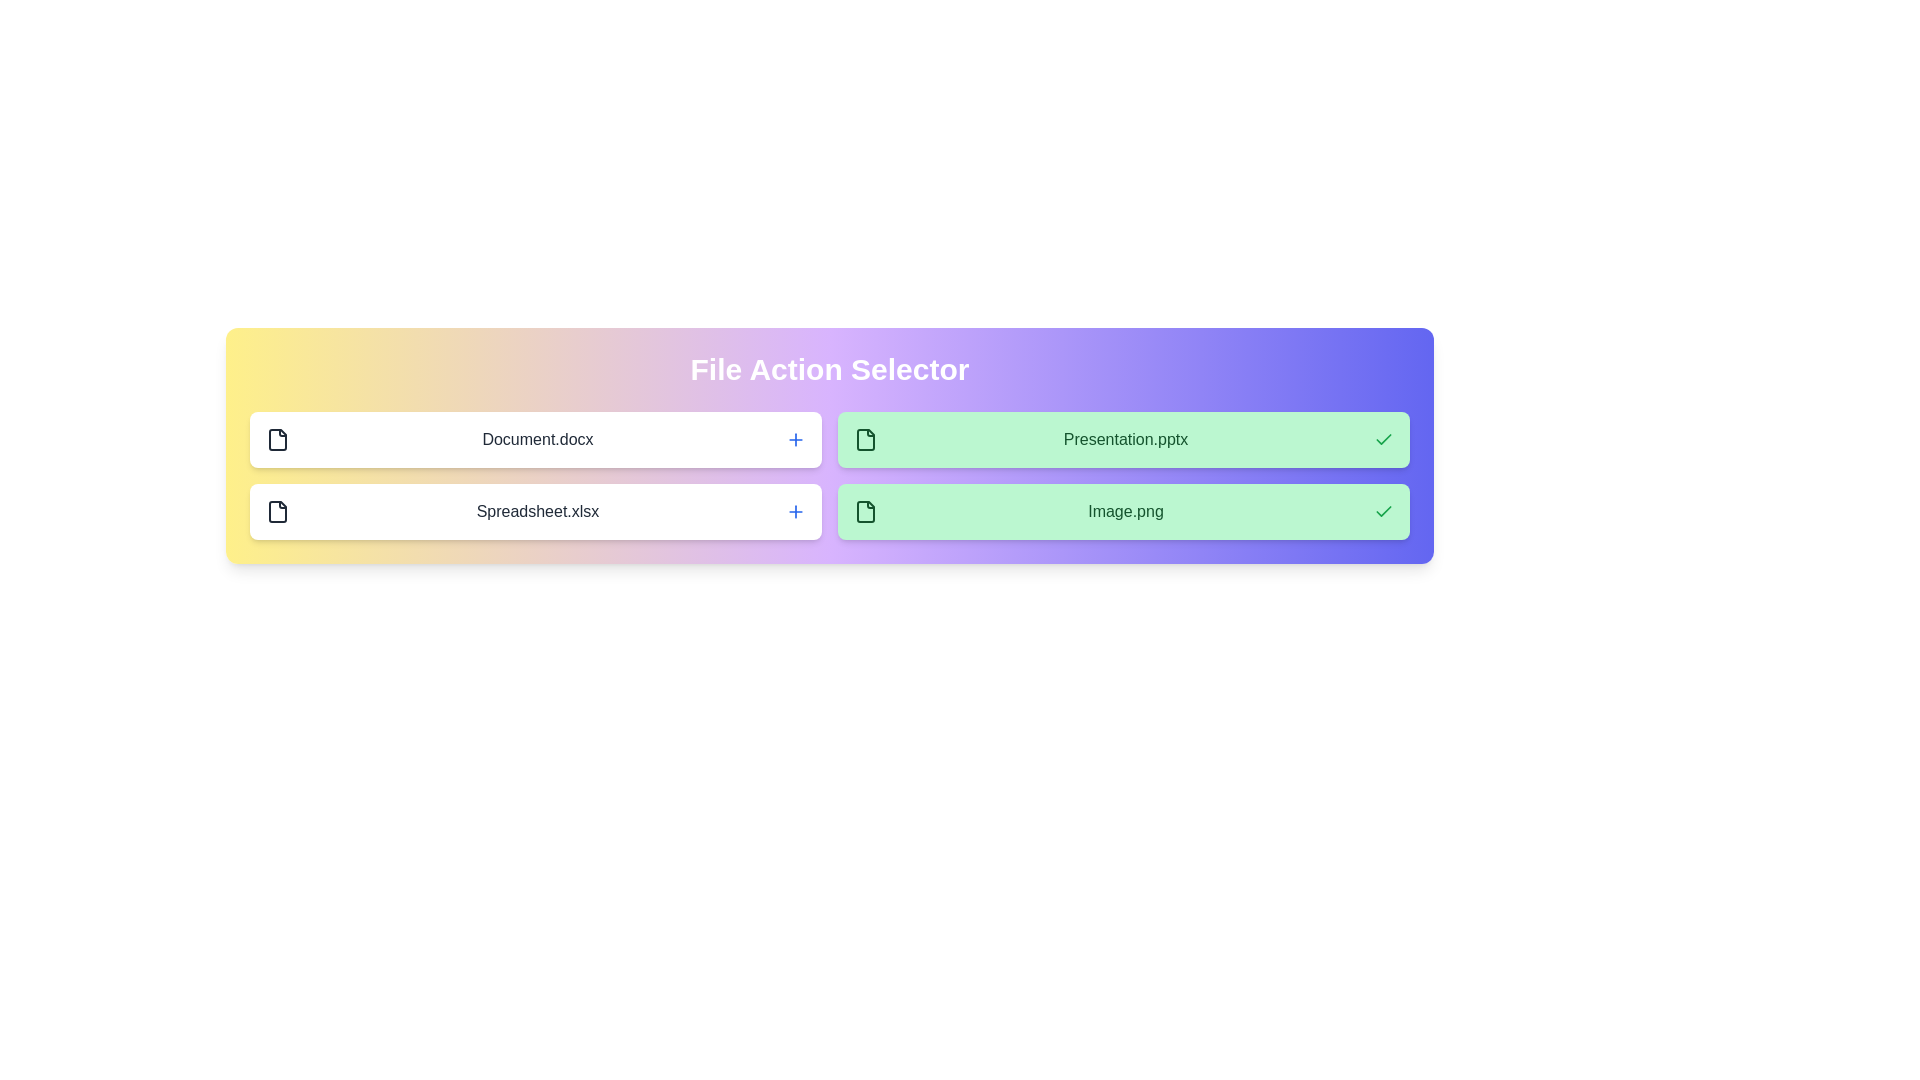 The height and width of the screenshot is (1080, 1920). Describe the element at coordinates (1123, 438) in the screenshot. I see `the file Presentation.pptx by clicking on its row` at that location.